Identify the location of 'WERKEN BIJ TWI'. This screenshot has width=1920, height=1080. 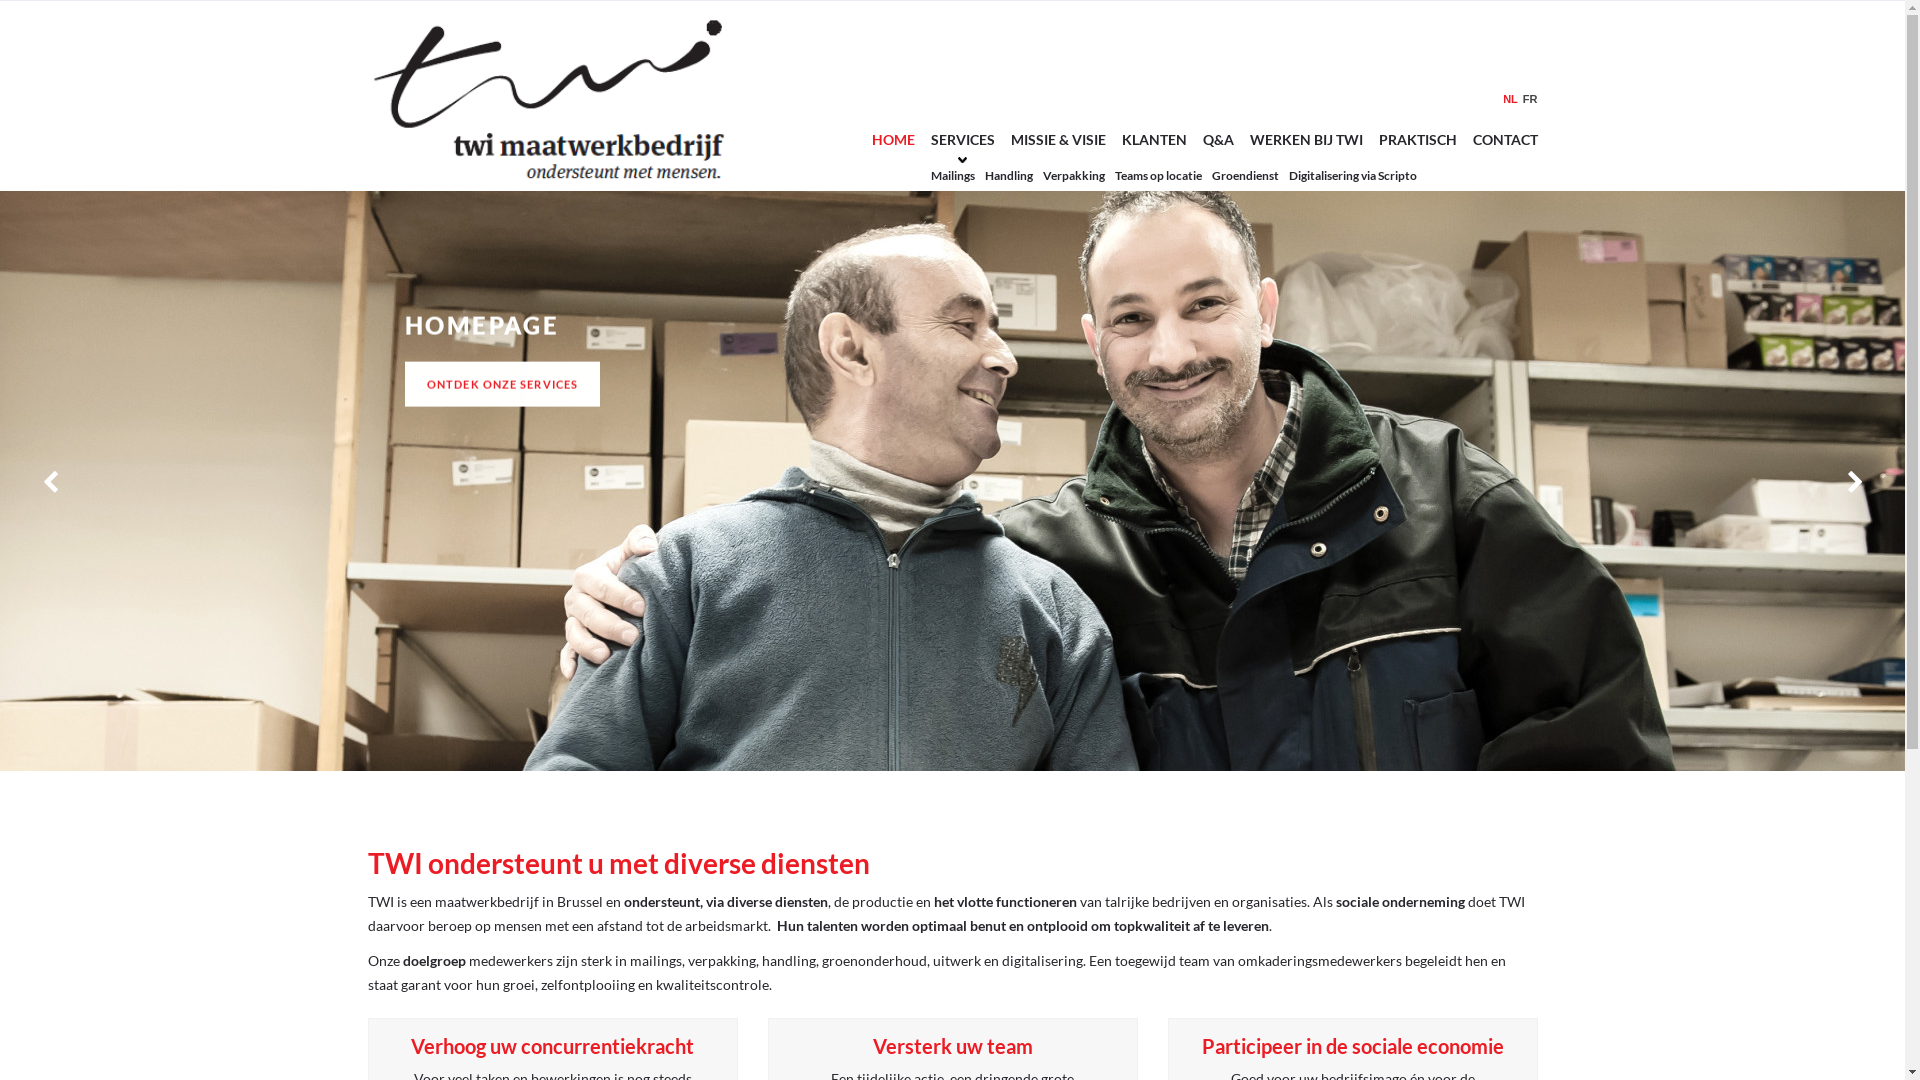
(1306, 139).